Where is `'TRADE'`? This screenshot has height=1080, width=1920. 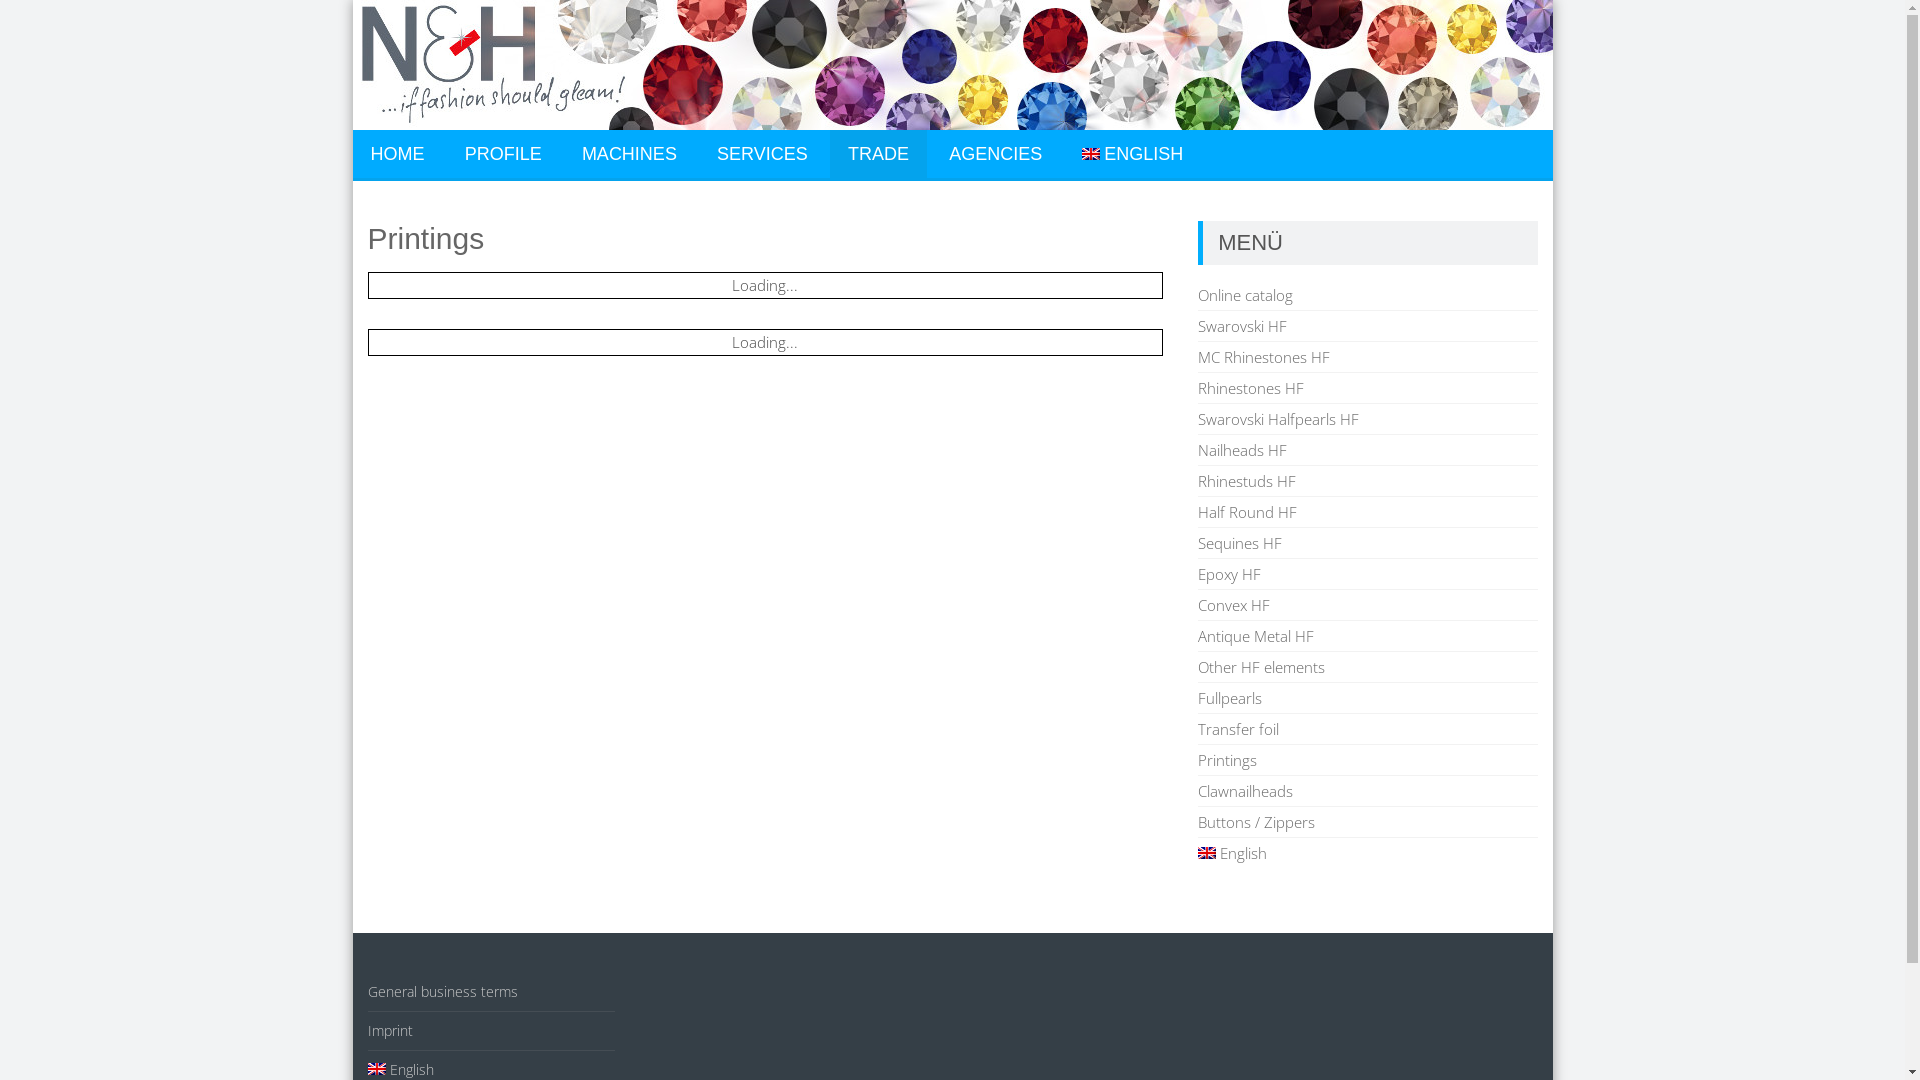
'TRADE' is located at coordinates (878, 153).